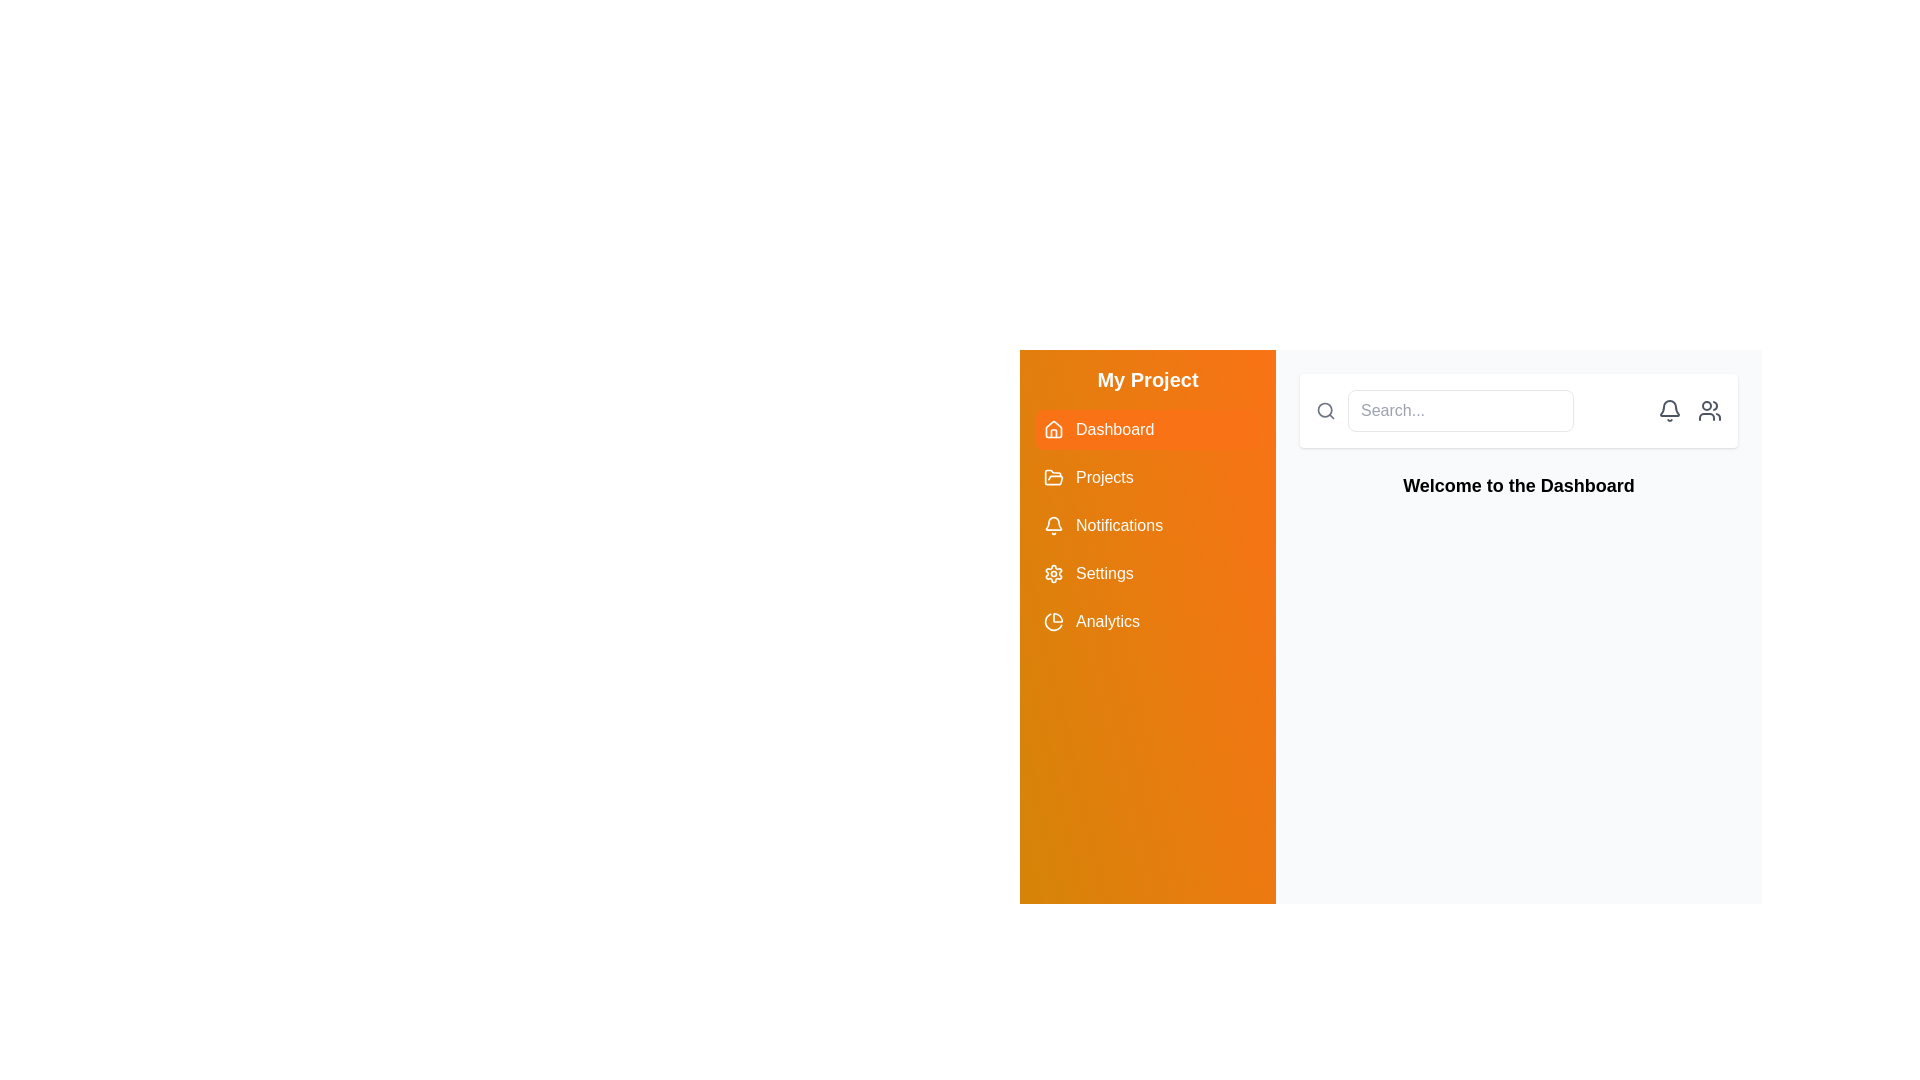  What do you see at coordinates (1518, 486) in the screenshot?
I see `the welcoming text label located centrally below the header area of the dashboard, which serves as an introductory message for users` at bounding box center [1518, 486].